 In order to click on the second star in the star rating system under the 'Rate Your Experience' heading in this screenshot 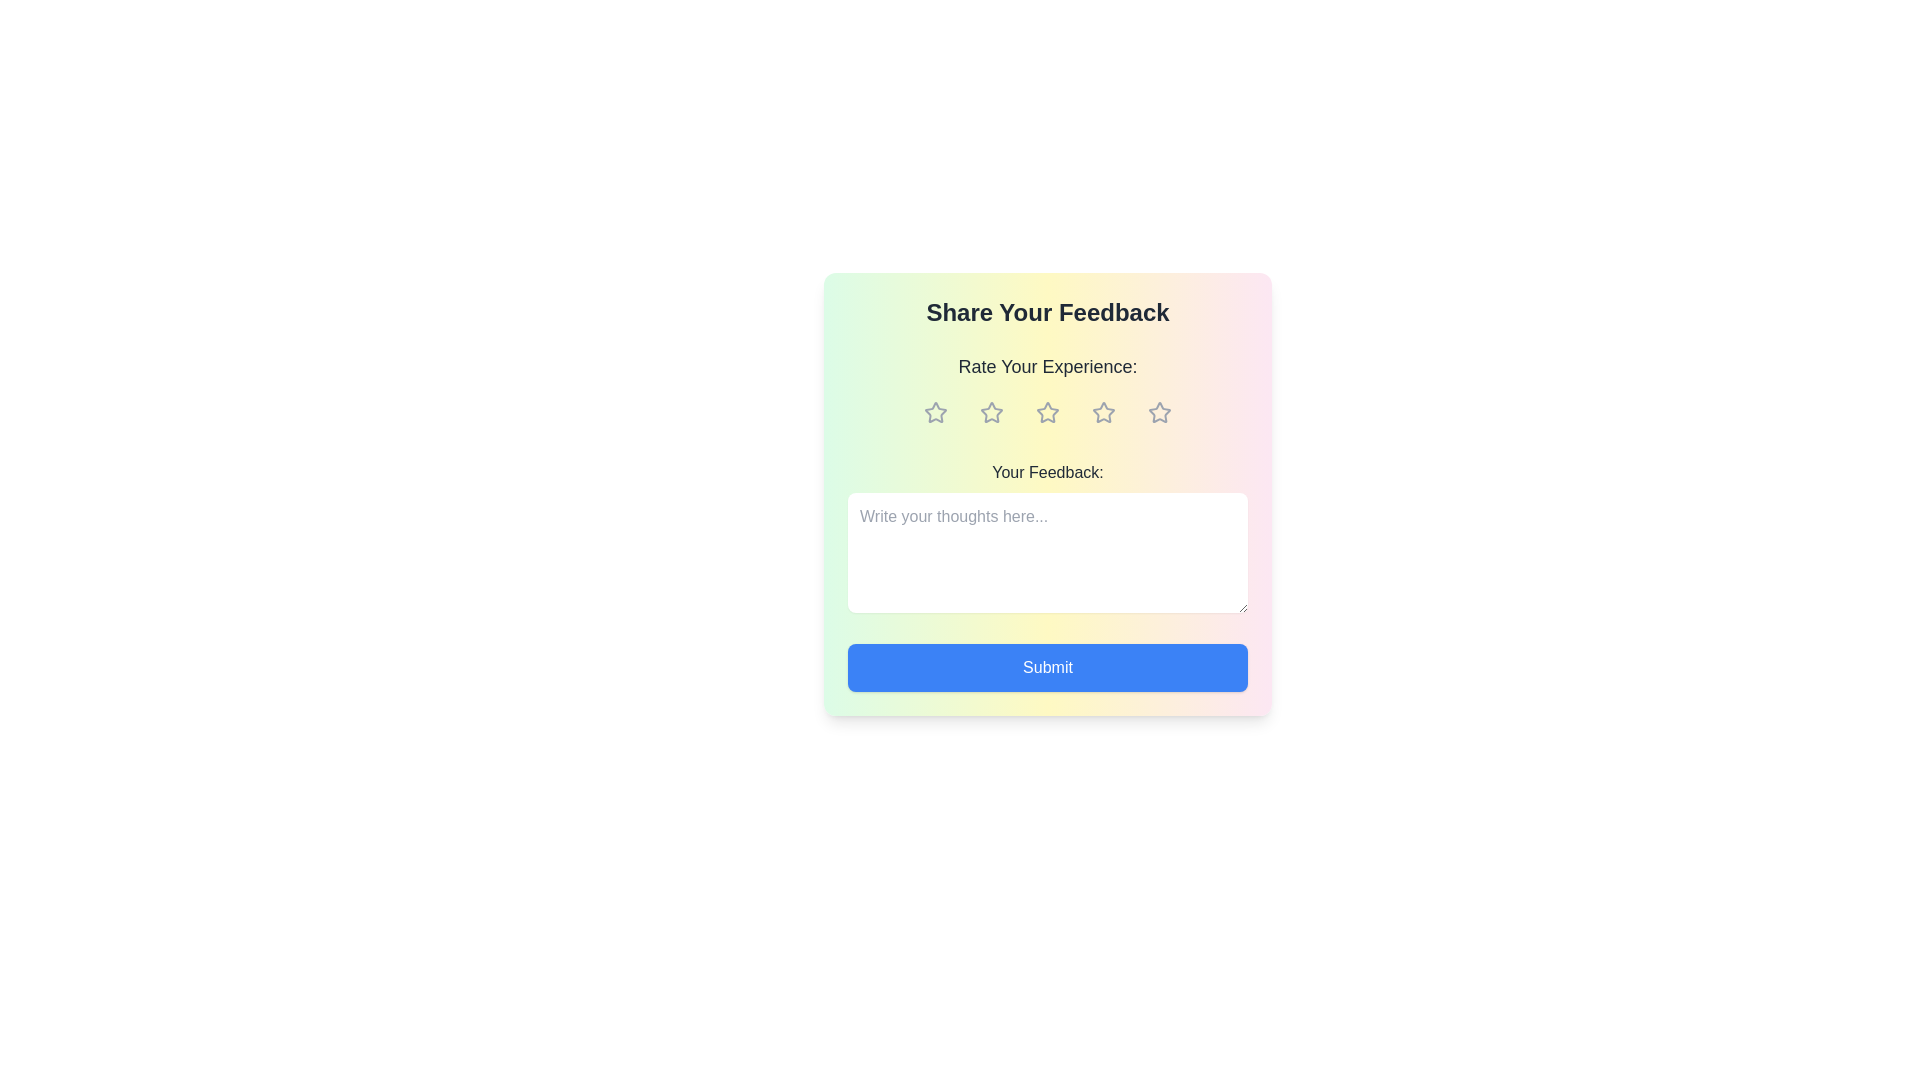, I will do `click(992, 411)`.